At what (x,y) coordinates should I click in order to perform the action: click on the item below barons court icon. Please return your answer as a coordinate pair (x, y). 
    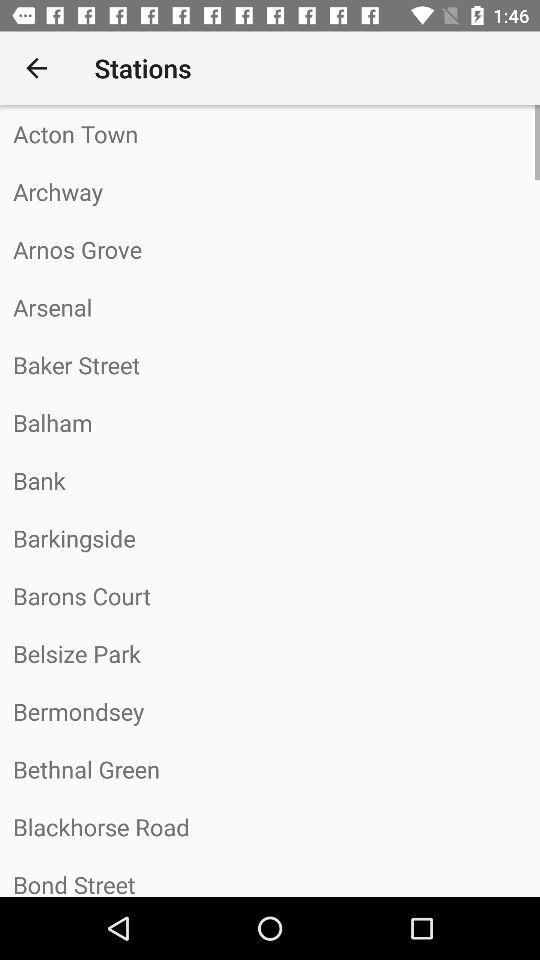
    Looking at the image, I should click on (270, 652).